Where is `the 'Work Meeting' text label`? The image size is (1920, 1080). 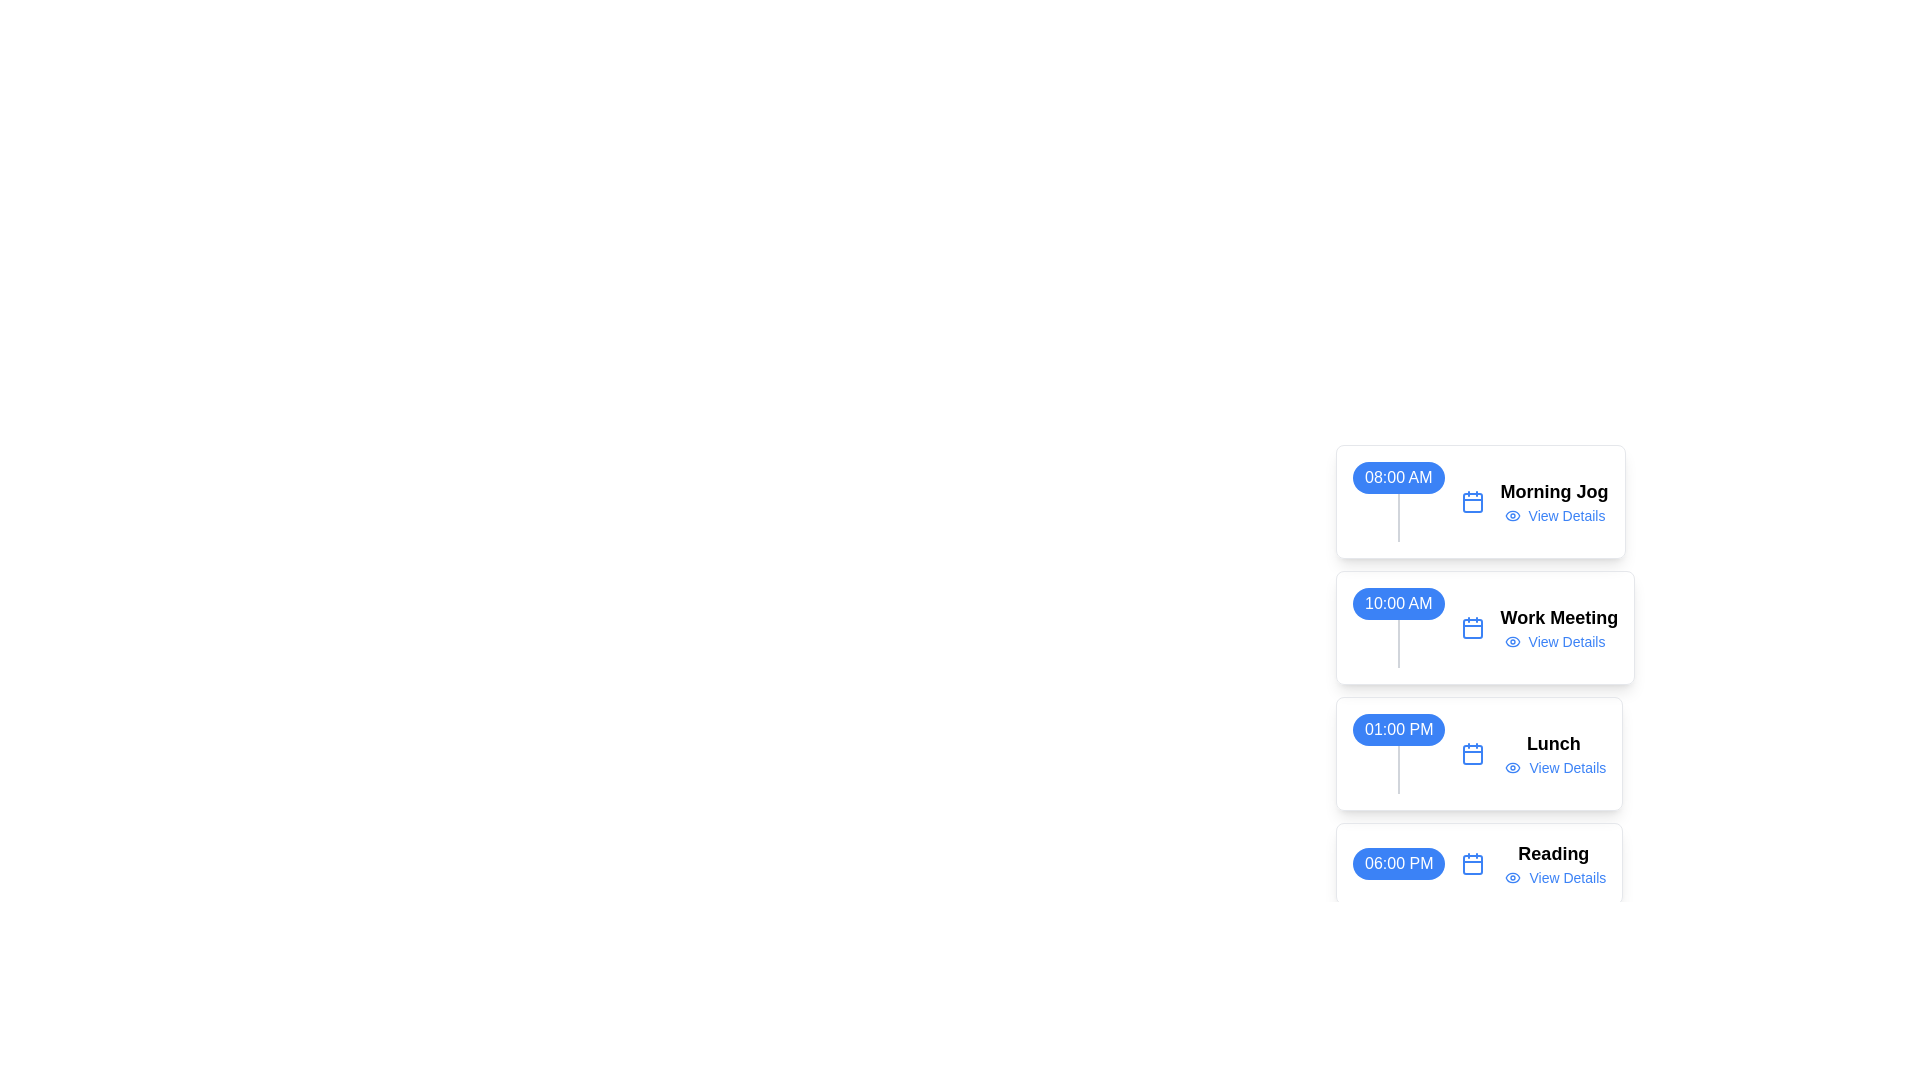 the 'Work Meeting' text label is located at coordinates (1558, 616).